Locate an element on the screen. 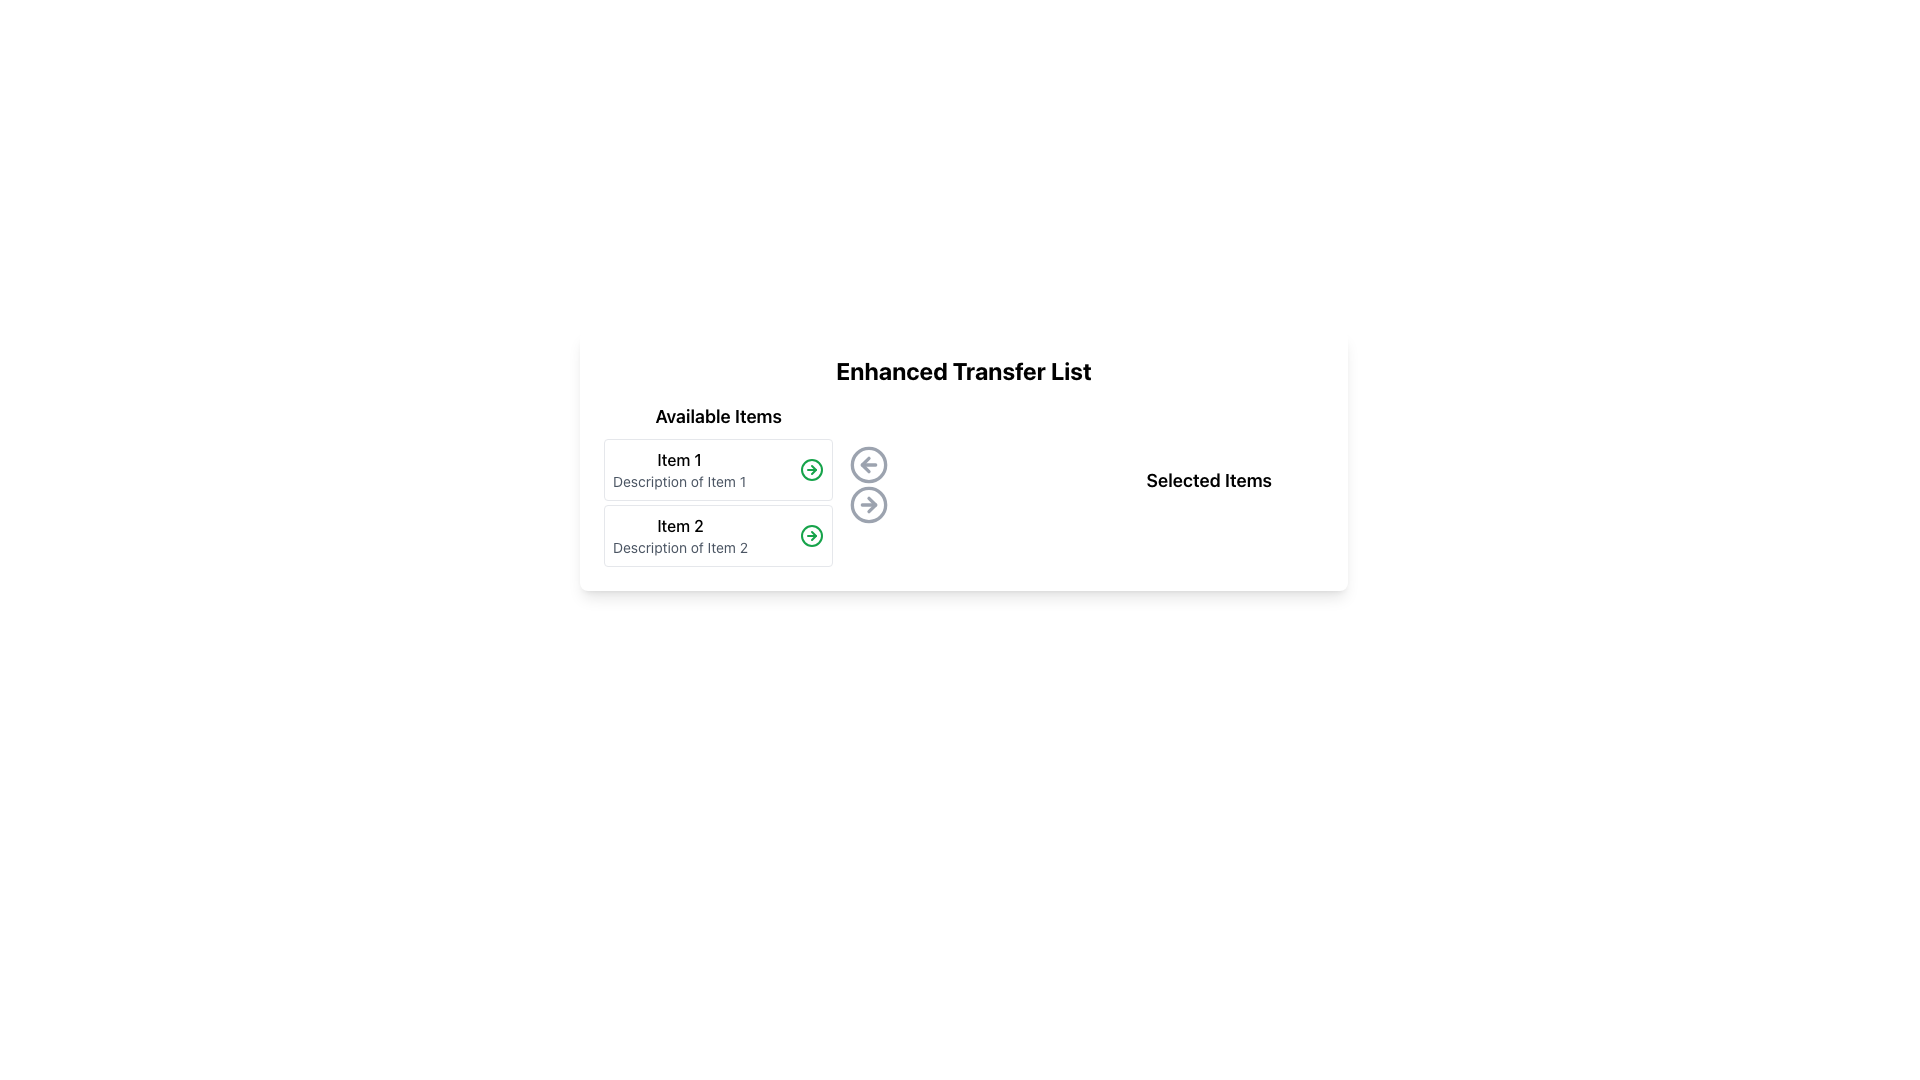 The image size is (1920, 1080). the Textual Display Block containing the bolded title 'Item 2' and the grayed-out description 'Description of Item 2', which is the second item in the 'Available Items' section is located at coordinates (680, 535).